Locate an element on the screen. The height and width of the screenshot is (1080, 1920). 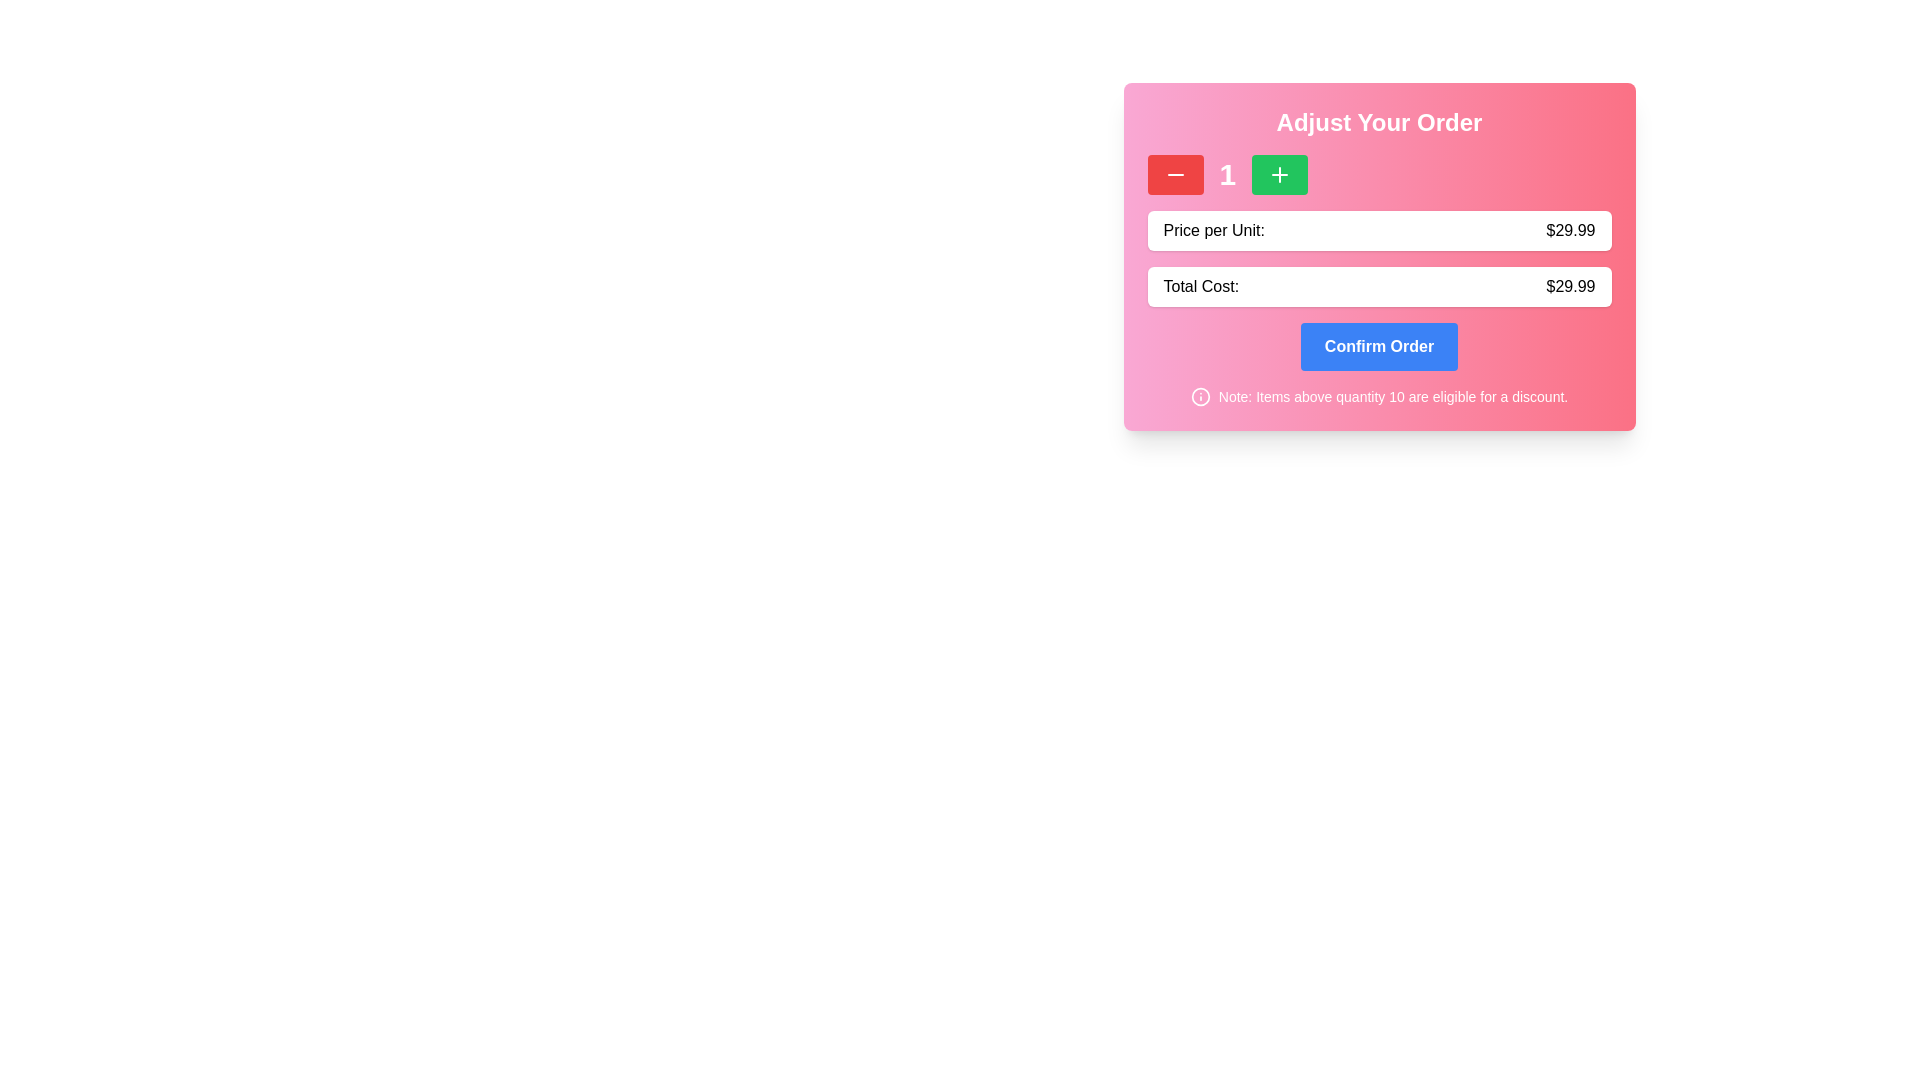
pricing details displayed in the central information block located within the 'Adjust Your Order' card, positioned below the quantity control and above the 'Confirm Order' button is located at coordinates (1378, 281).